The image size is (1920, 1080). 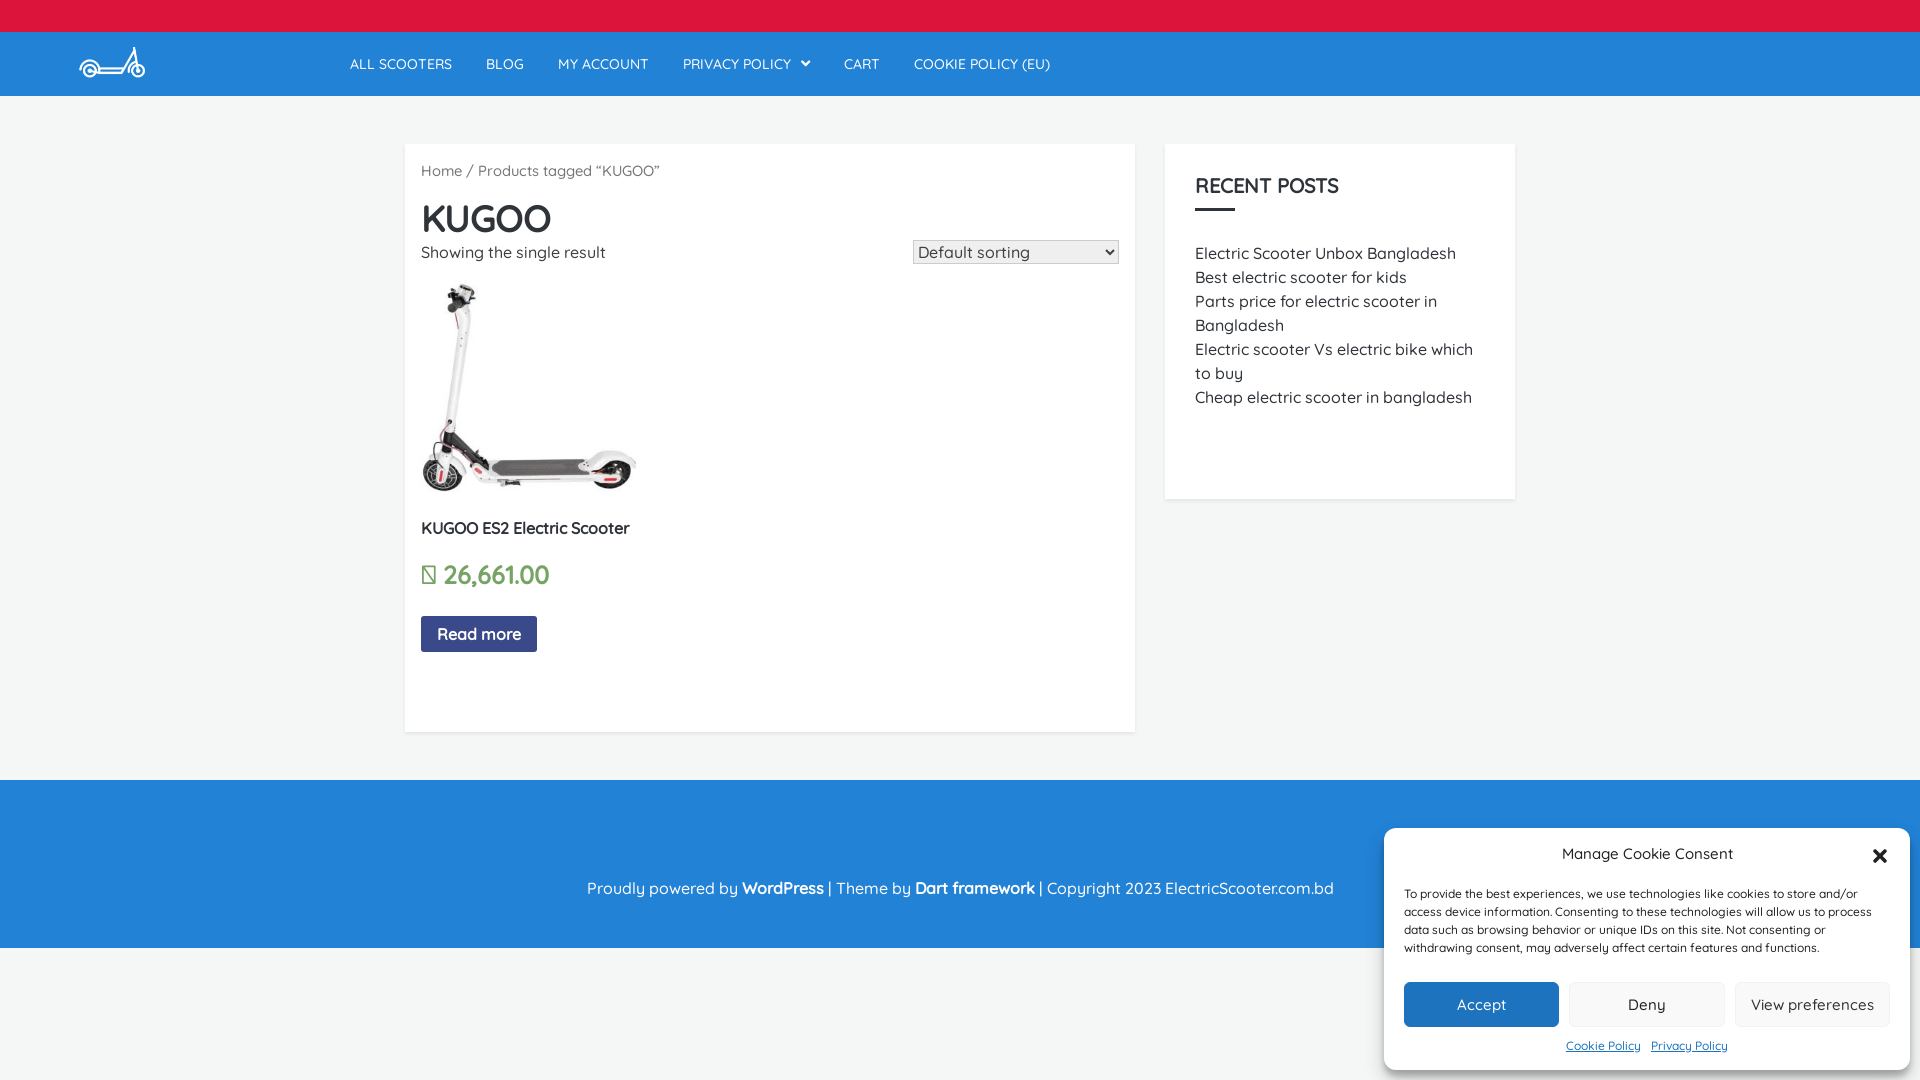 What do you see at coordinates (1402, 1004) in the screenshot?
I see `'Accept'` at bounding box center [1402, 1004].